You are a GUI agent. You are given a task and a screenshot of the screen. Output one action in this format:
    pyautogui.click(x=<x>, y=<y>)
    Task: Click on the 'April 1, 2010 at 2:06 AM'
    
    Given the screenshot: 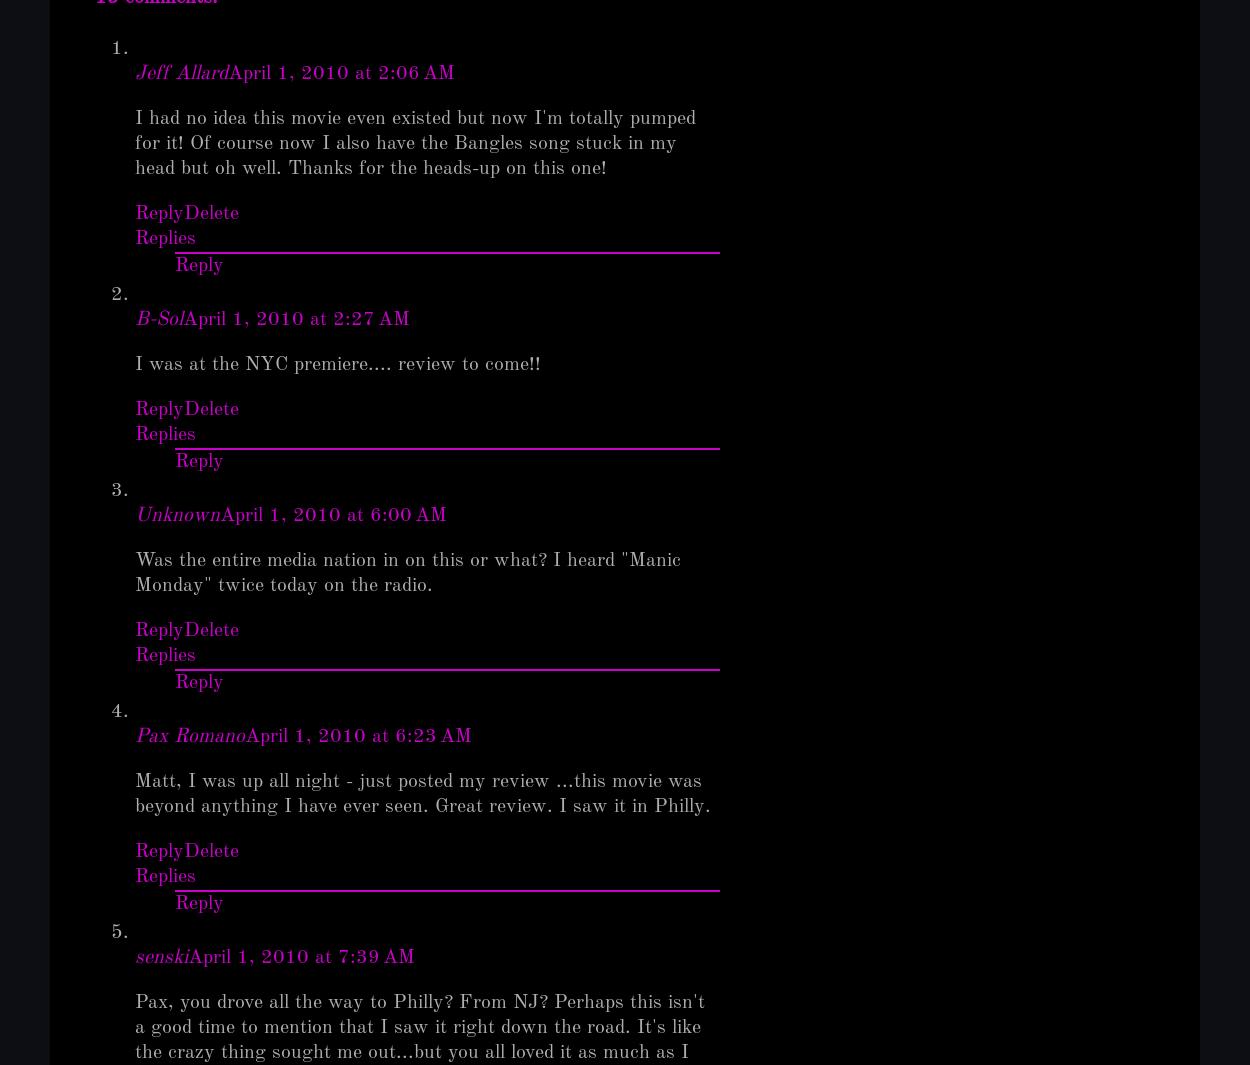 What is the action you would take?
    pyautogui.click(x=227, y=73)
    